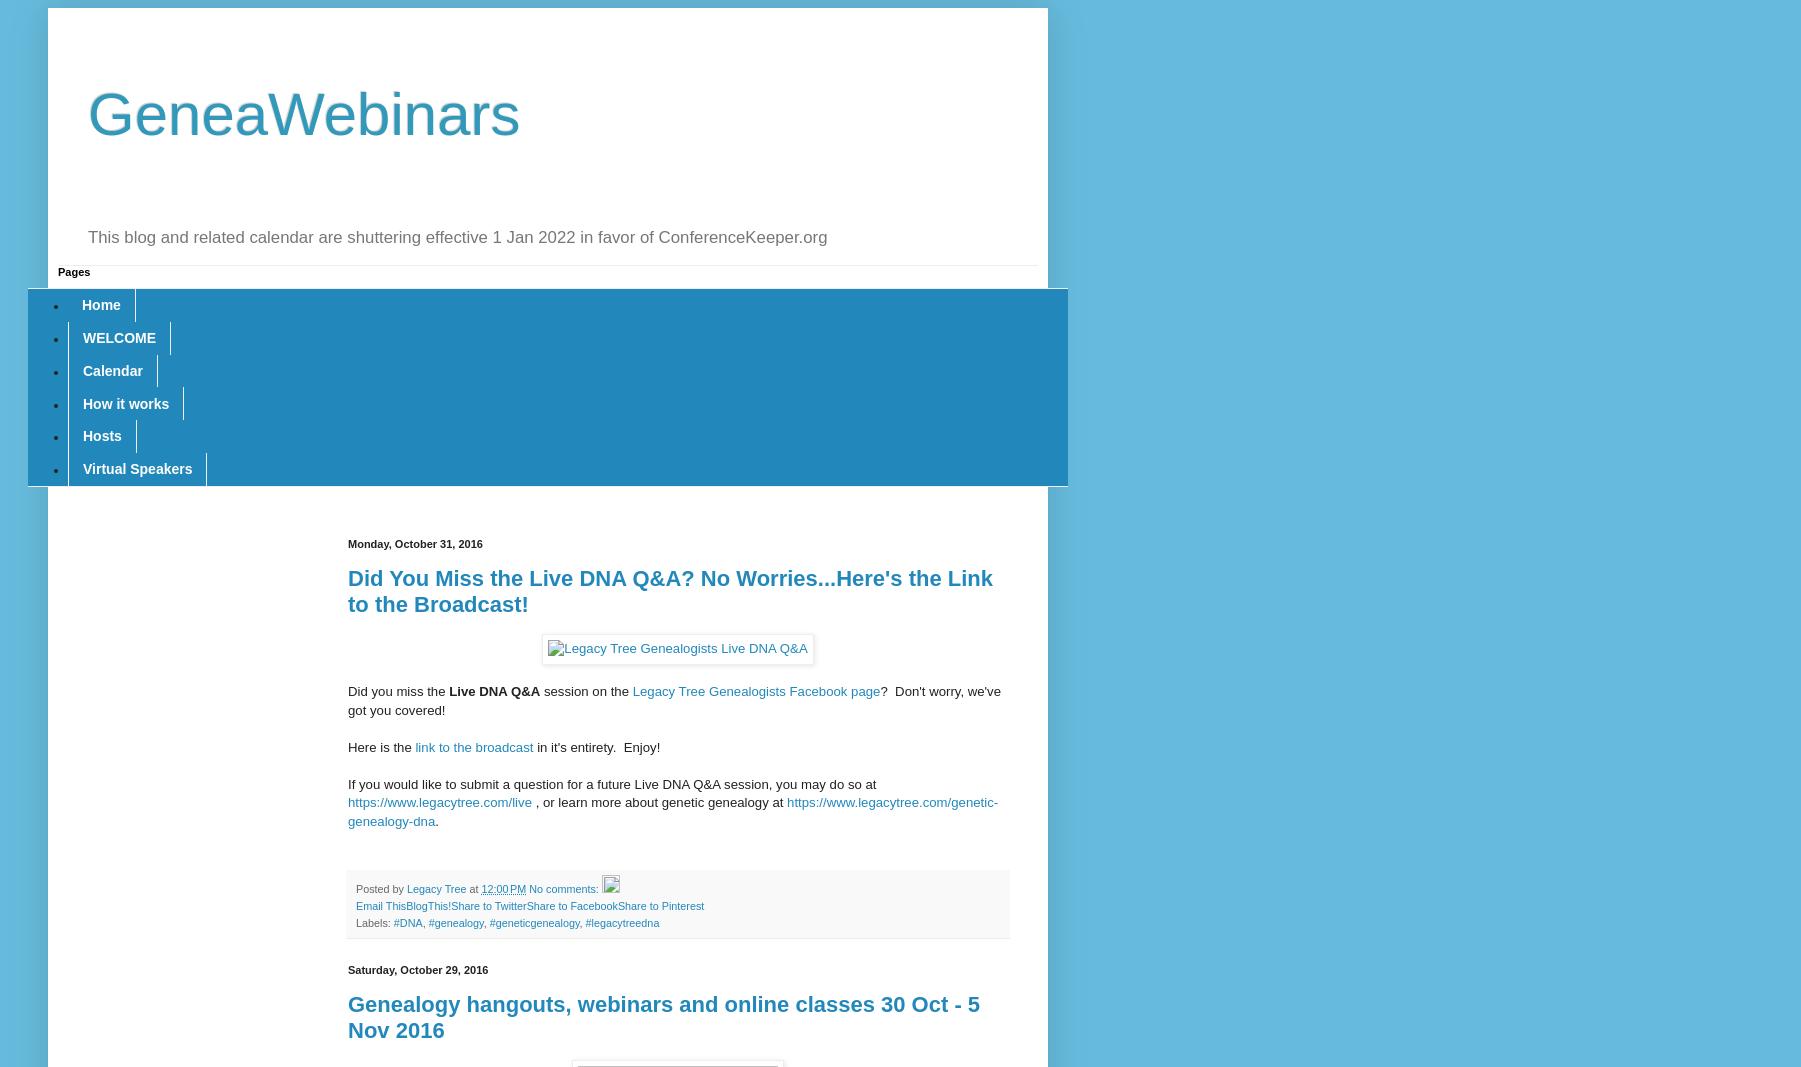 The width and height of the screenshot is (1801, 1067). I want to click on 'https://www.legacytree.com/live', so click(347, 801).